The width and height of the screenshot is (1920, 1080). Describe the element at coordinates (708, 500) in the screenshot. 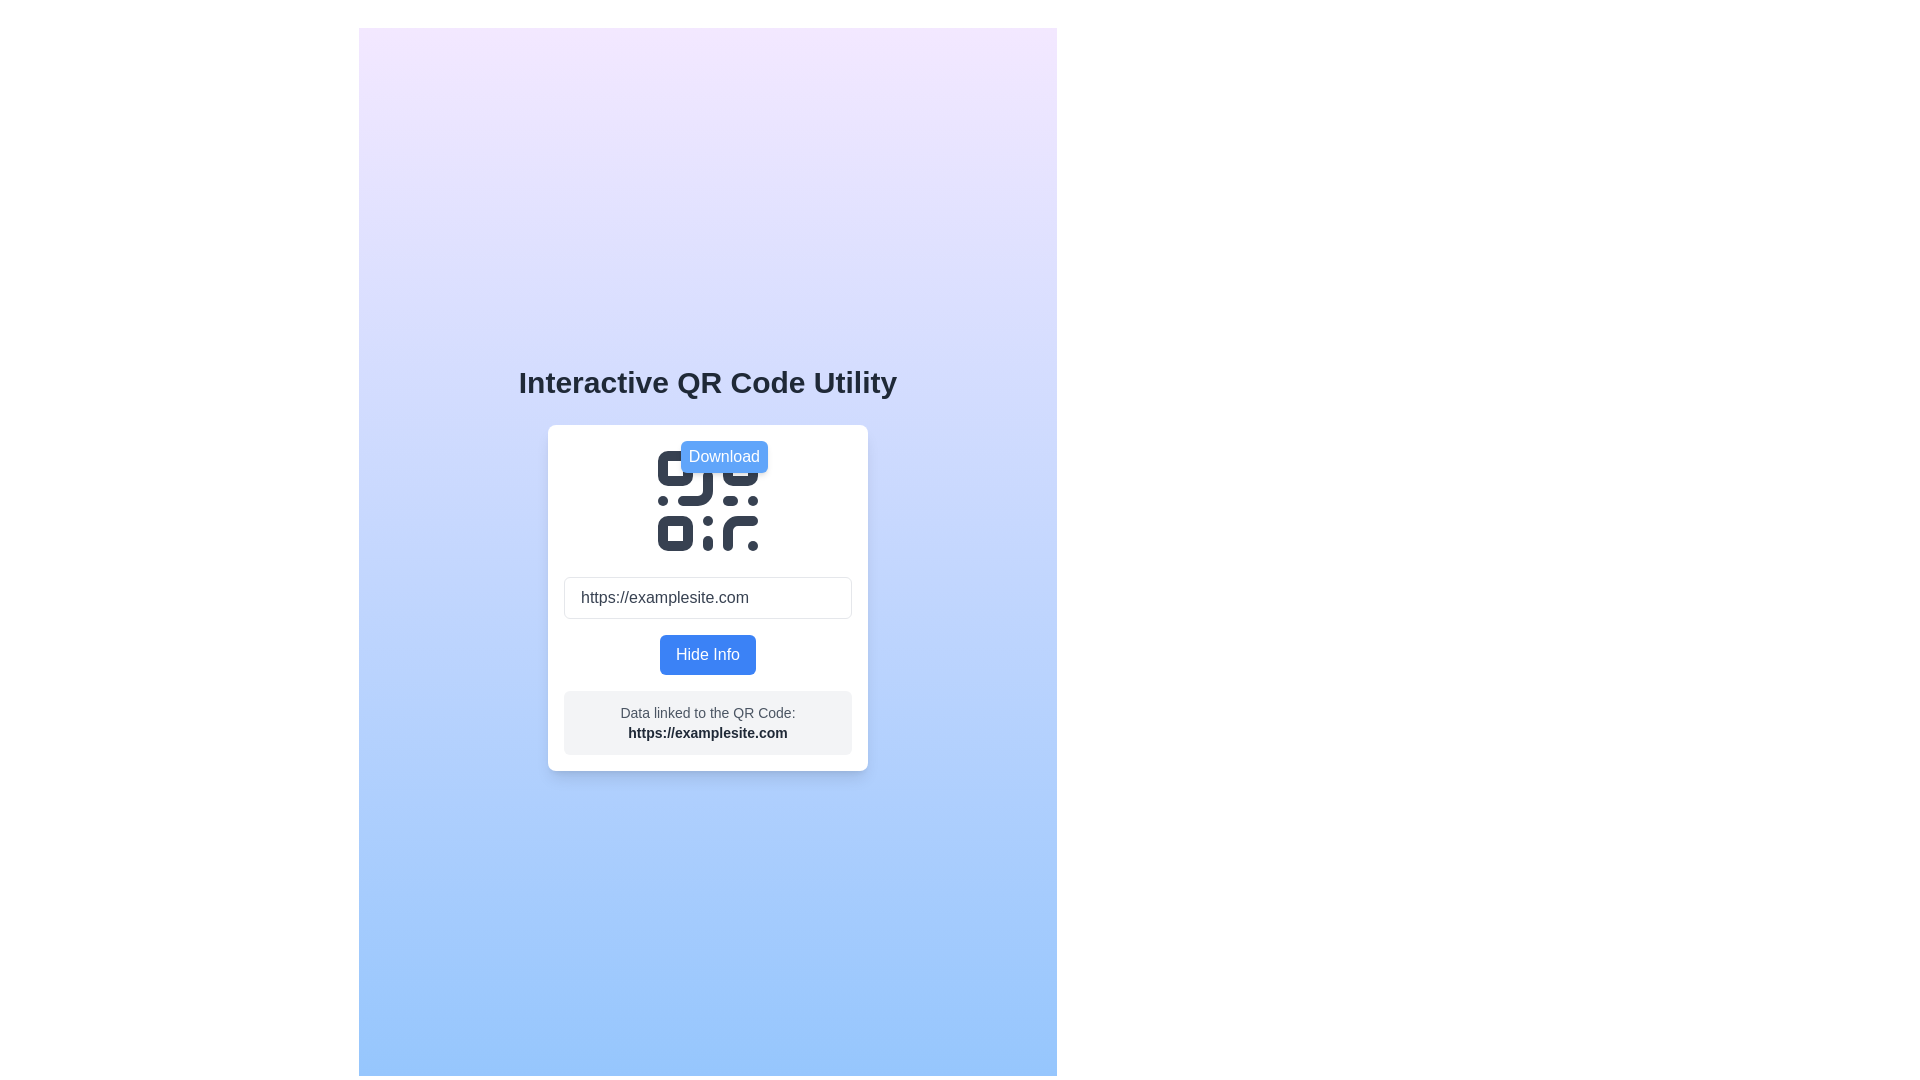

I see `the QR Code located at the center of the card beneath the 'Download' button, represented by a grid-like pattern of black shapes on a white background` at that location.